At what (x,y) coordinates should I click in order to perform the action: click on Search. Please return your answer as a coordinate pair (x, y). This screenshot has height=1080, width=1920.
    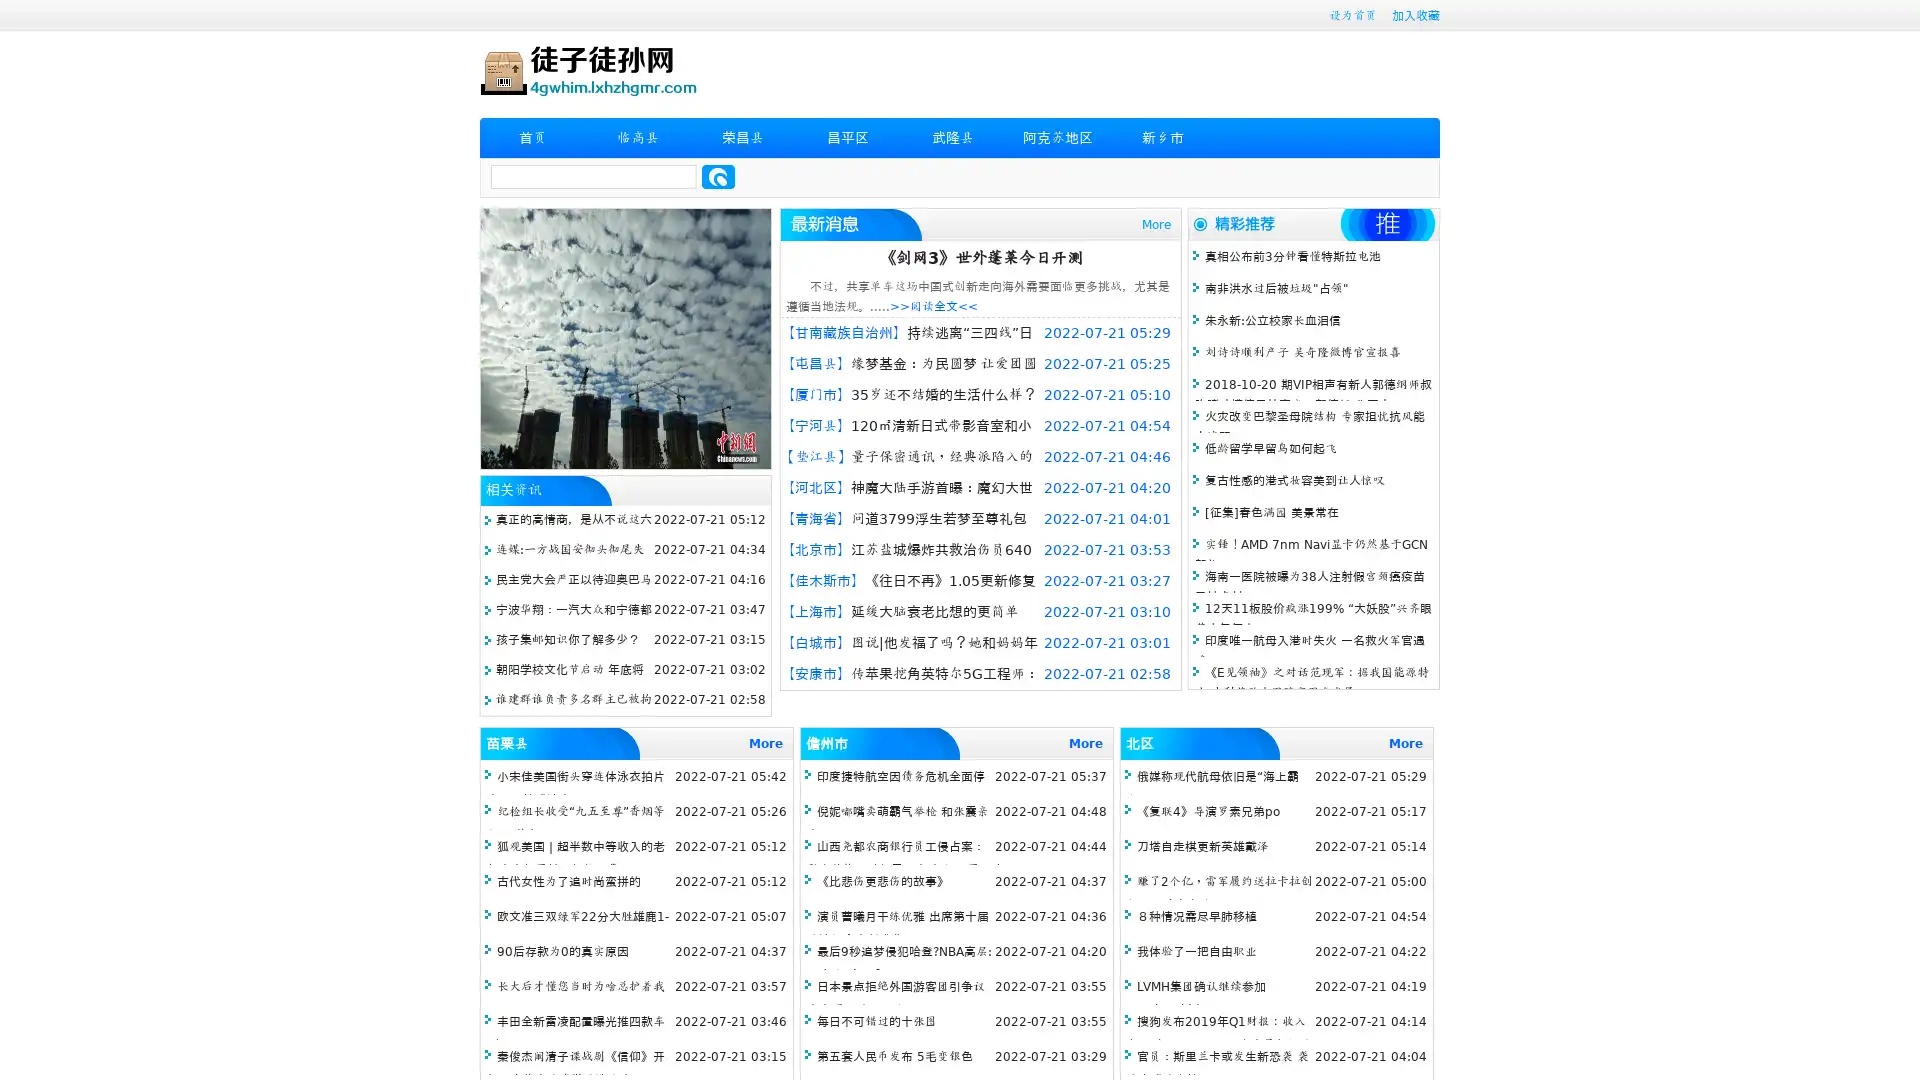
    Looking at the image, I should click on (718, 176).